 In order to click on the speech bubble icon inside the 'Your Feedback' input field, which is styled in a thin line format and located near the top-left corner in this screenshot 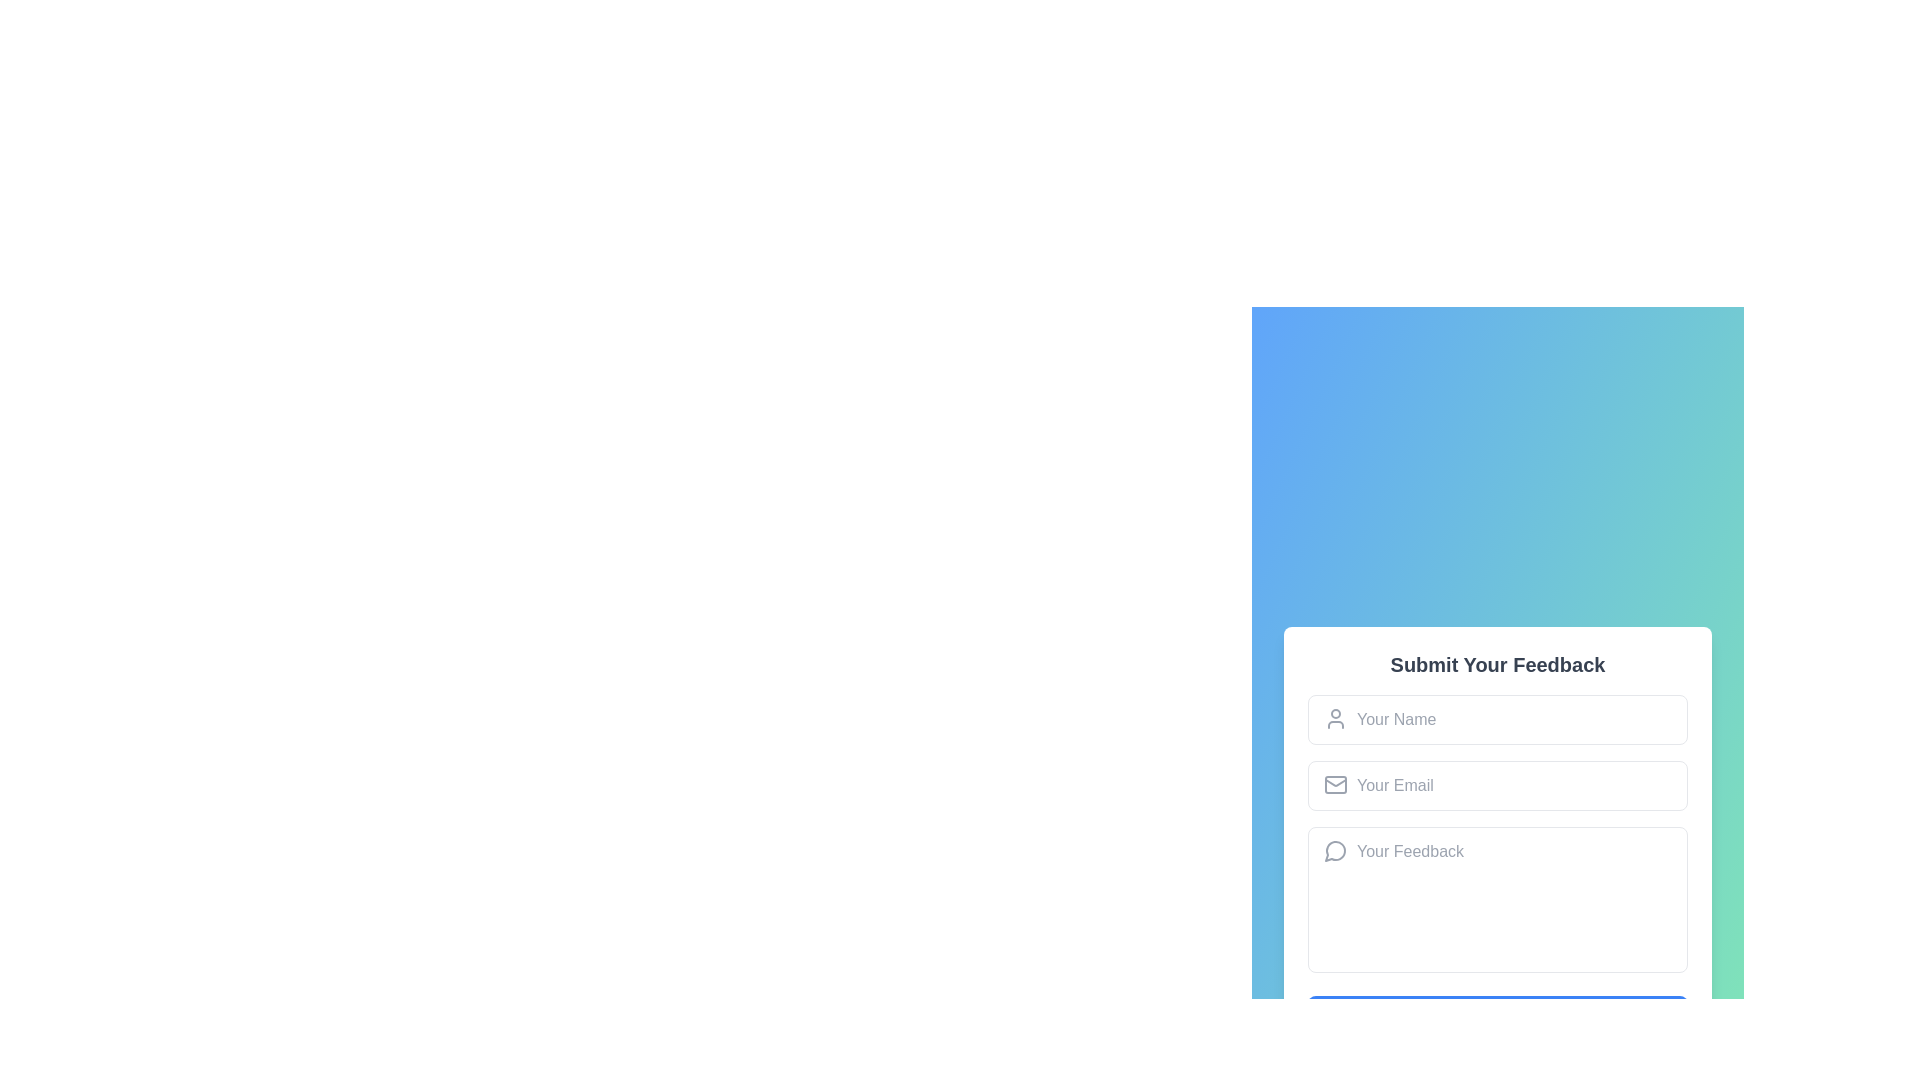, I will do `click(1335, 849)`.